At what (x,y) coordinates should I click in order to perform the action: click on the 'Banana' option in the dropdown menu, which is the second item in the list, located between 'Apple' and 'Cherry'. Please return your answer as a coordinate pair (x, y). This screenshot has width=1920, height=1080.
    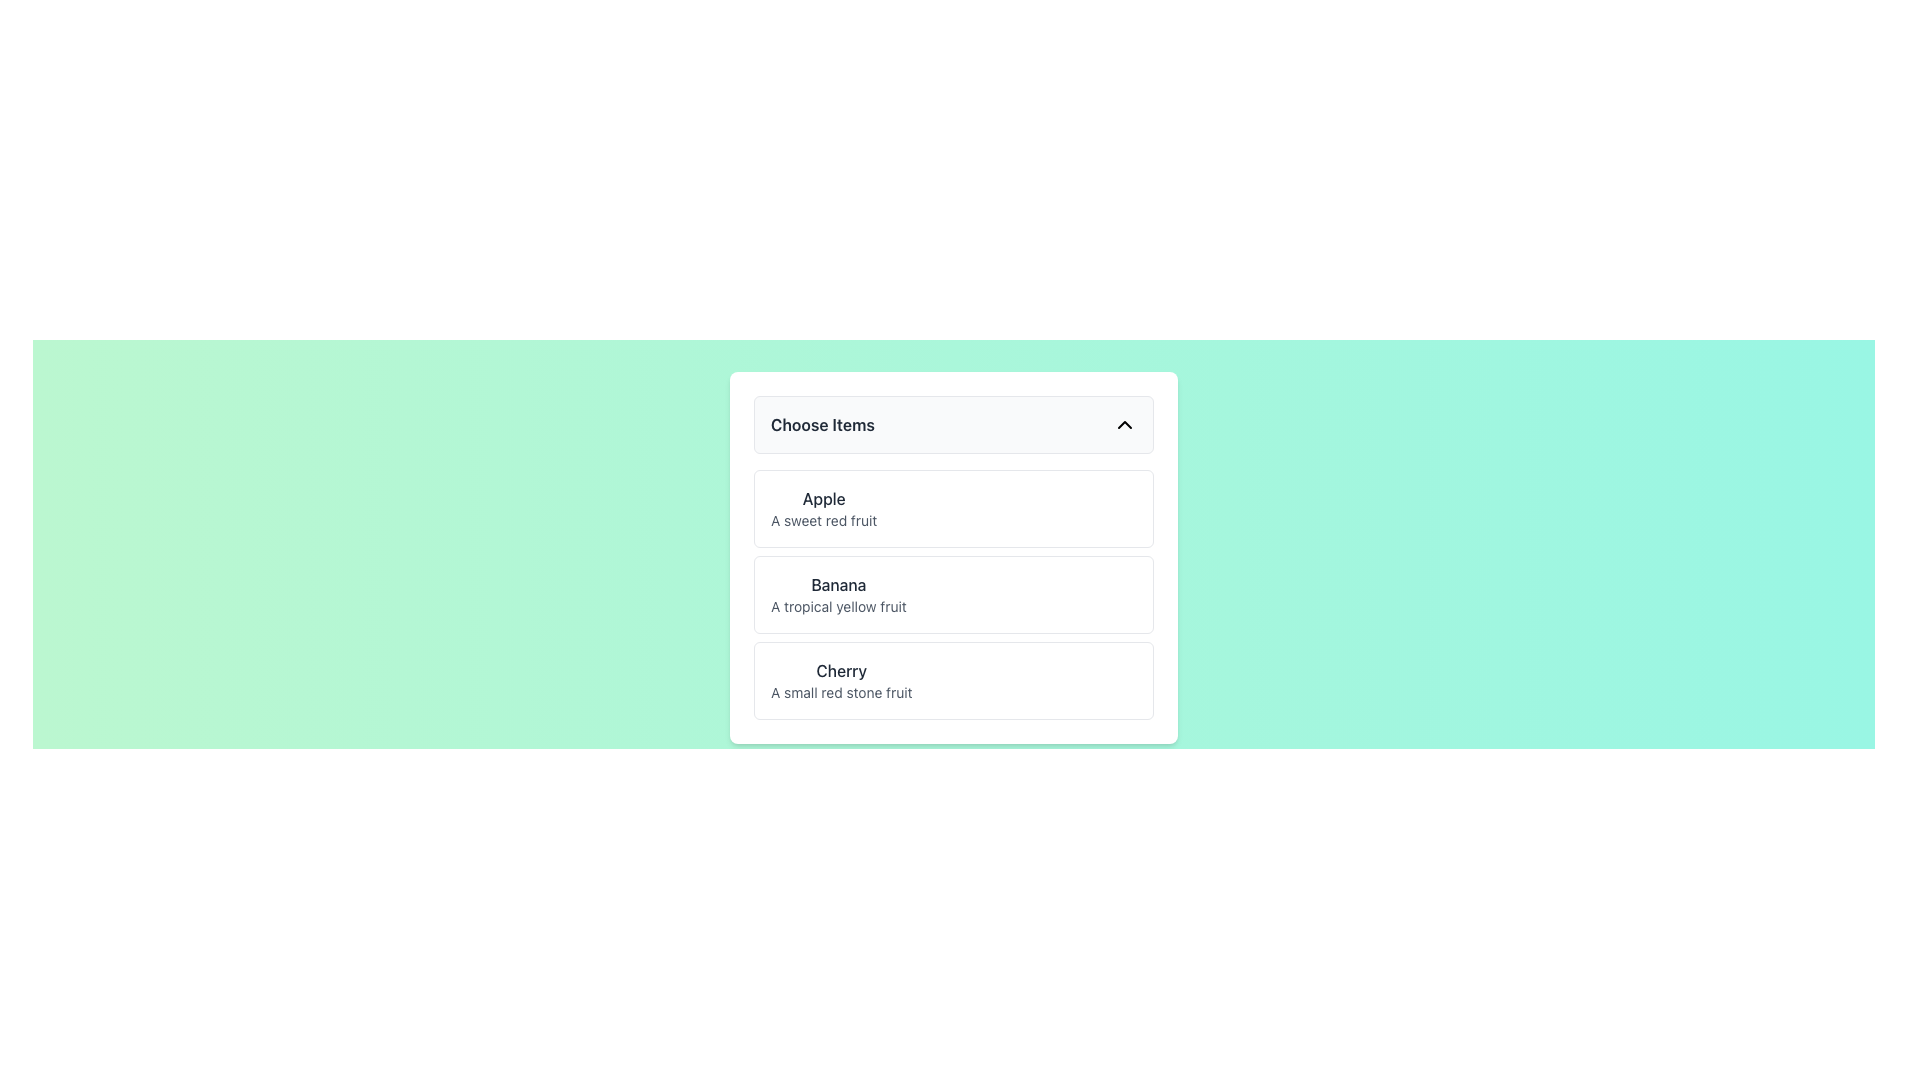
    Looking at the image, I should click on (953, 593).